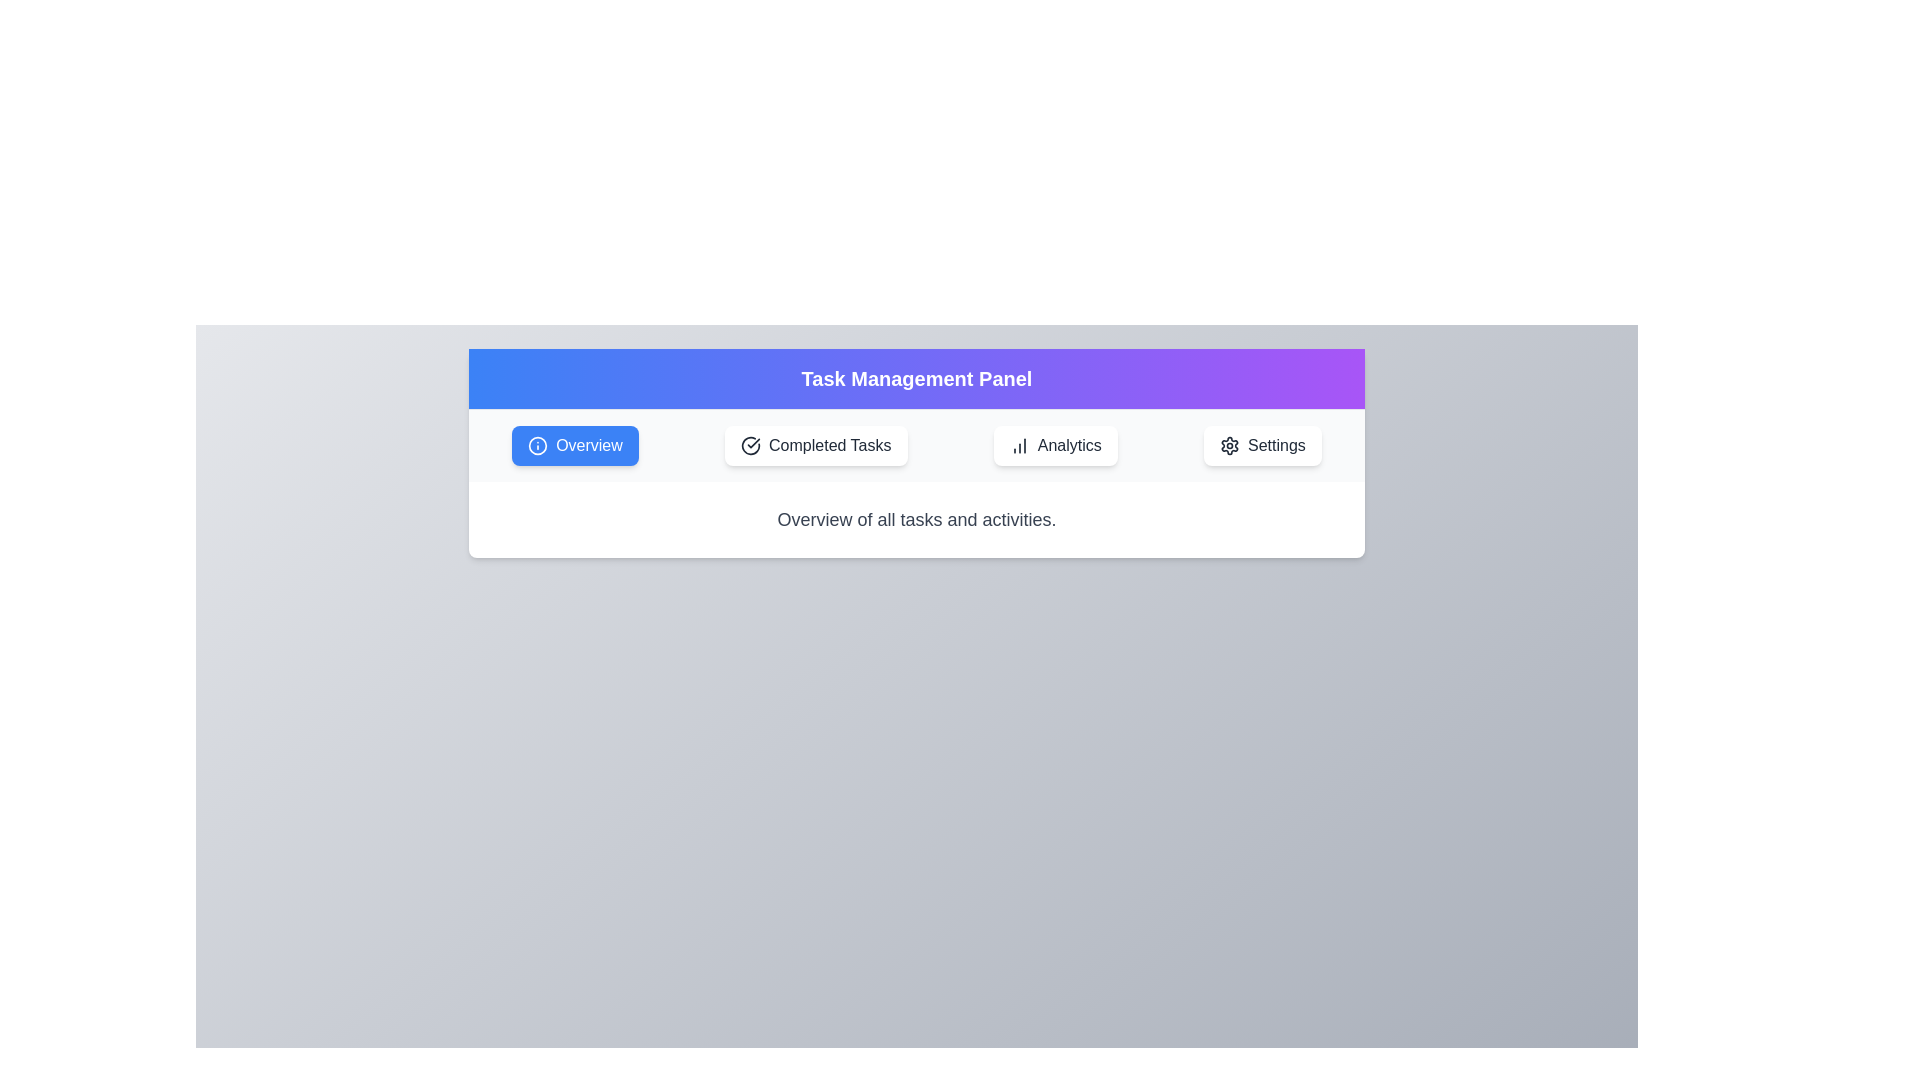 Image resolution: width=1920 pixels, height=1080 pixels. I want to click on the navigation button located in the horizontal menu bar at the far right, so click(1261, 445).